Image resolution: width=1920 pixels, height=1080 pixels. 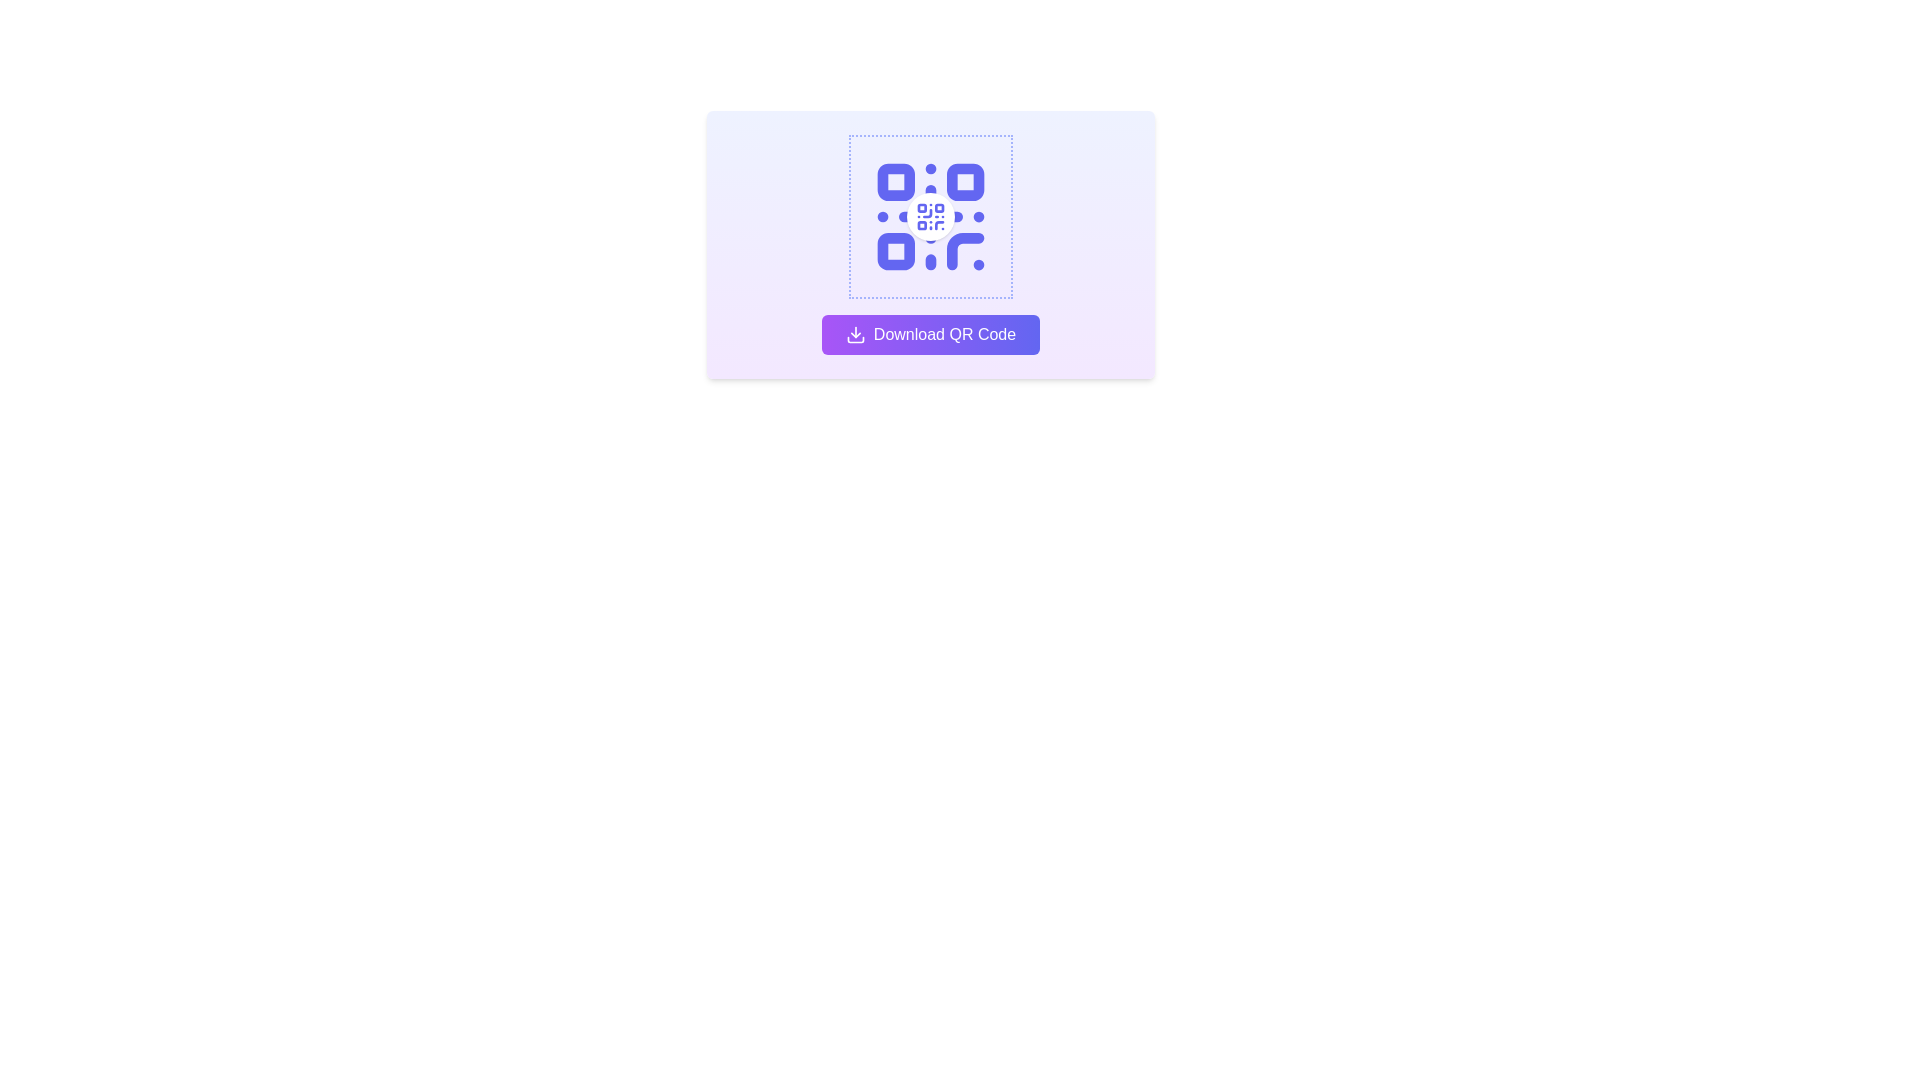 What do you see at coordinates (965, 182) in the screenshot?
I see `the graphical square component with rounded corners, located near the top-right corner of the QR code icon` at bounding box center [965, 182].